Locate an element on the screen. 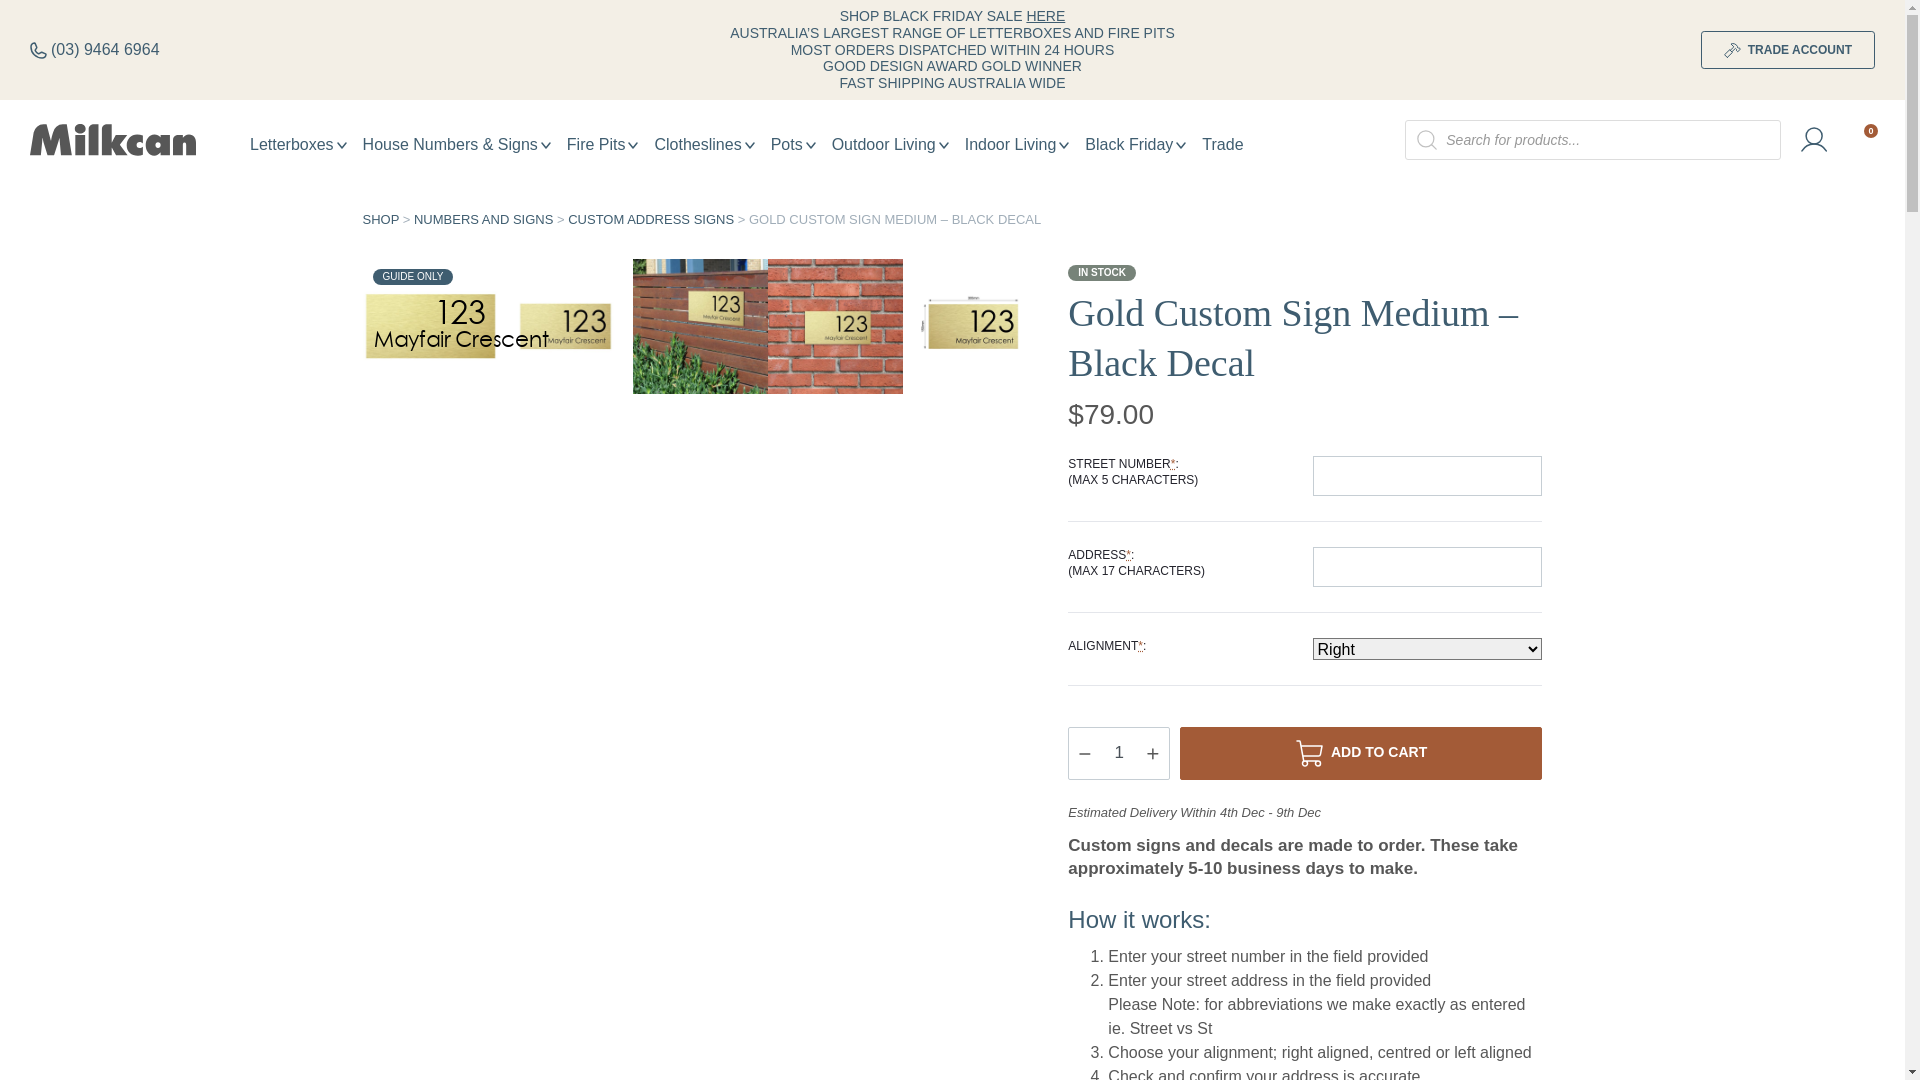  'SHOP' is located at coordinates (380, 219).